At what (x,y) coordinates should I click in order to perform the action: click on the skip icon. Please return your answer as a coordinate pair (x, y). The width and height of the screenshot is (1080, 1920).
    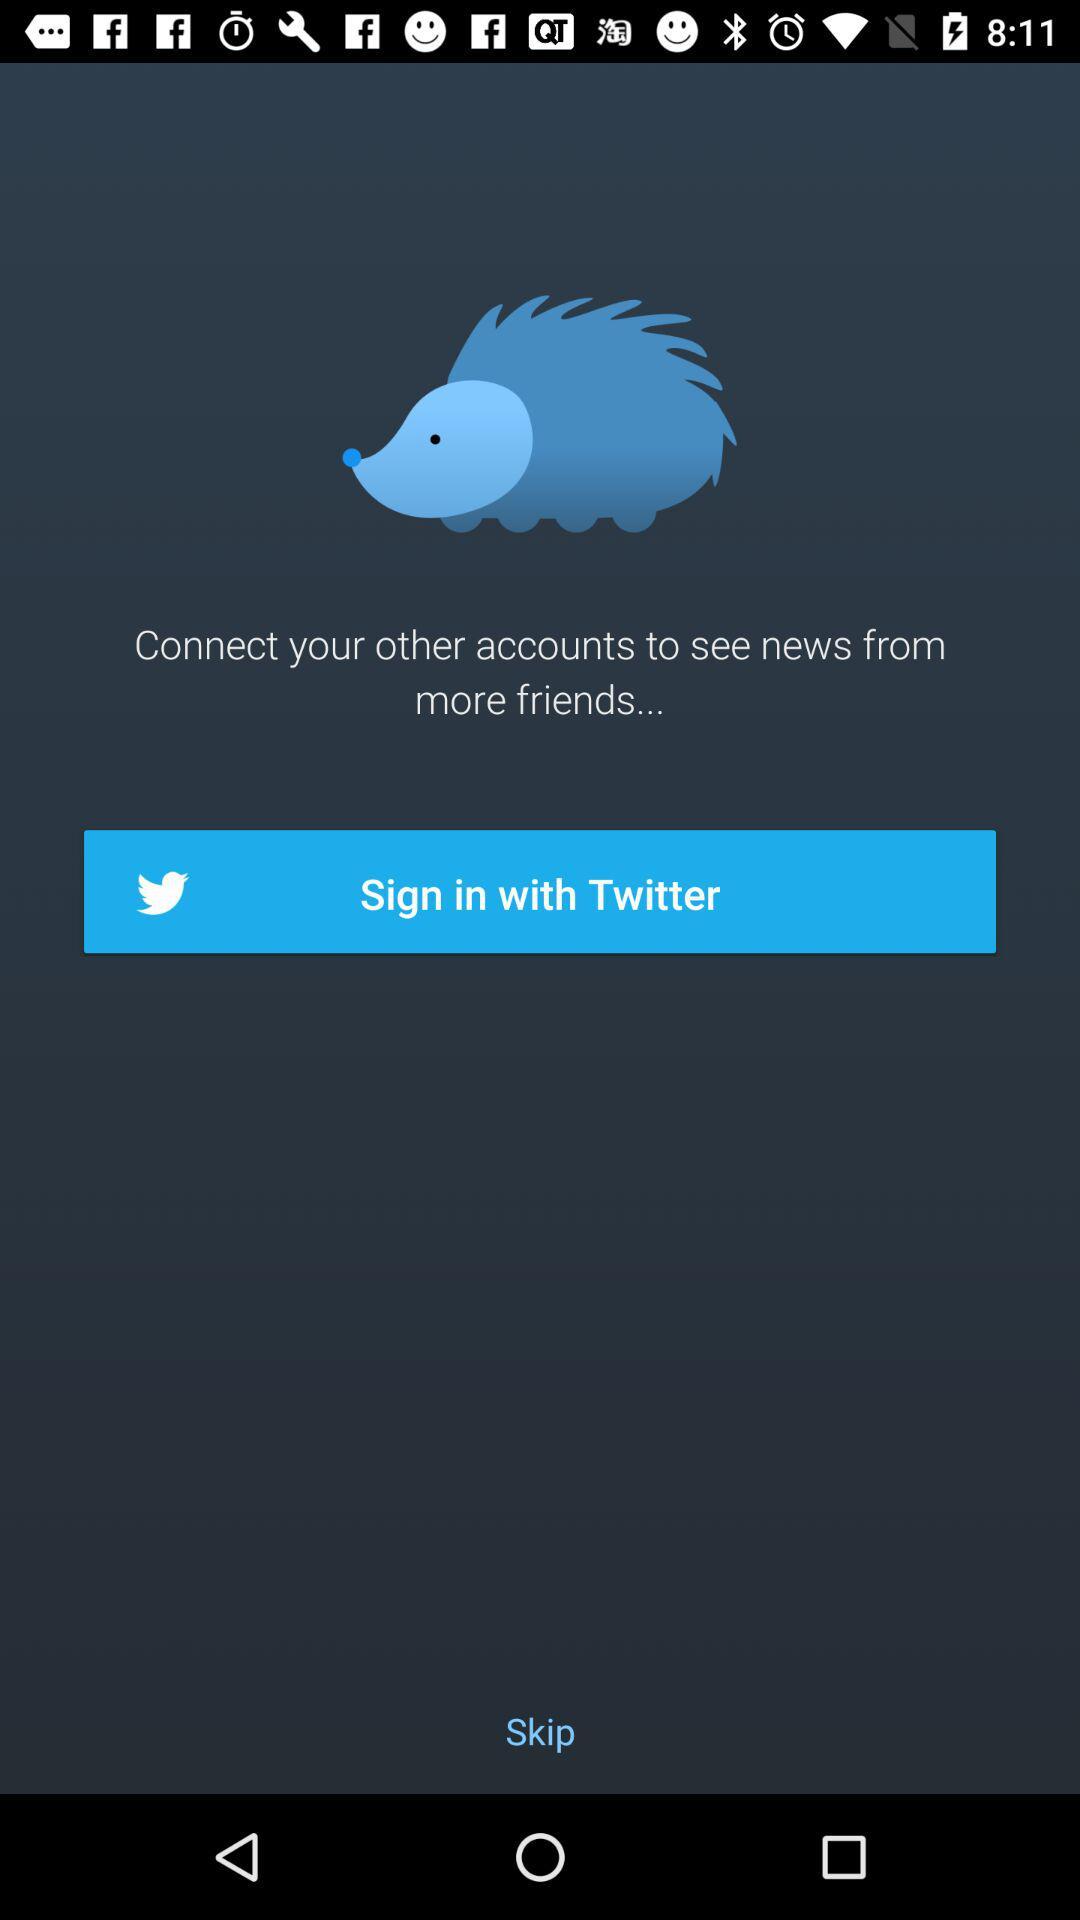
    Looking at the image, I should click on (540, 1730).